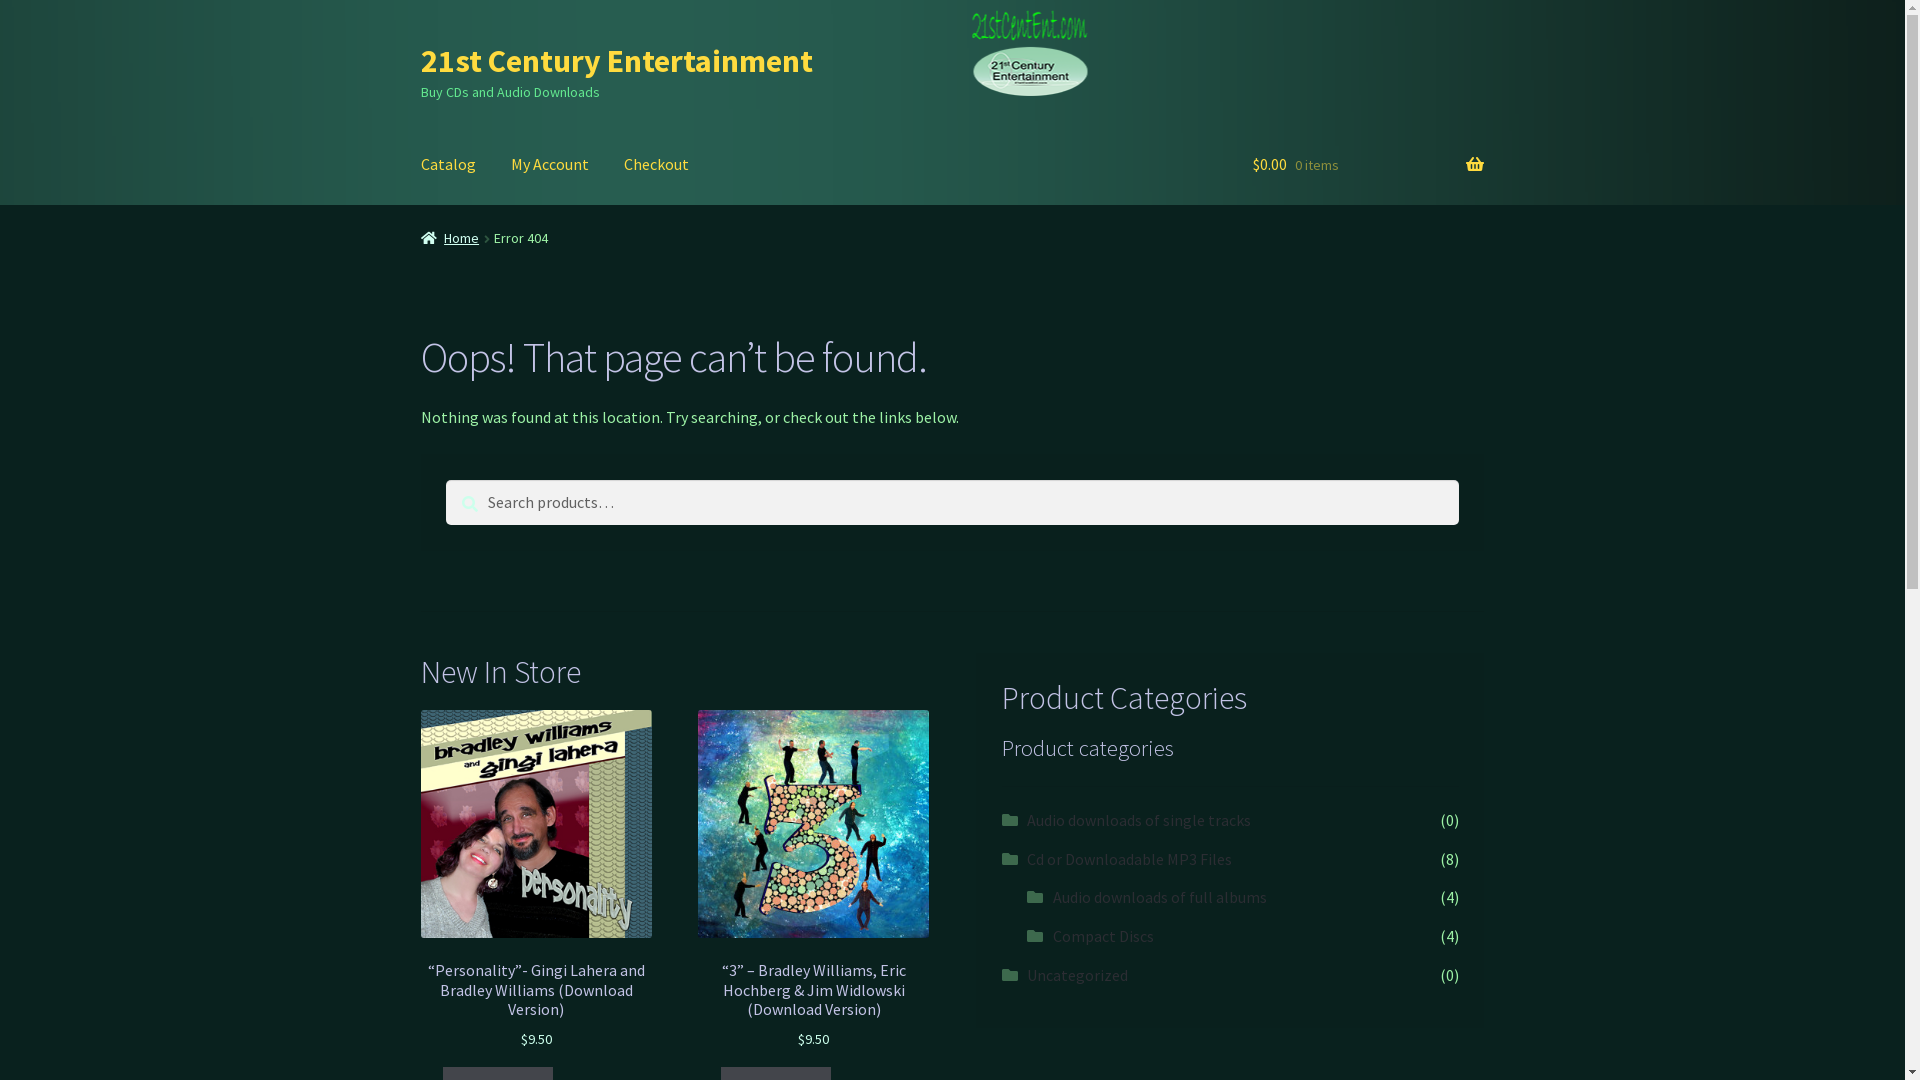 Image resolution: width=1920 pixels, height=1080 pixels. What do you see at coordinates (1102, 936) in the screenshot?
I see `'Compact Discs'` at bounding box center [1102, 936].